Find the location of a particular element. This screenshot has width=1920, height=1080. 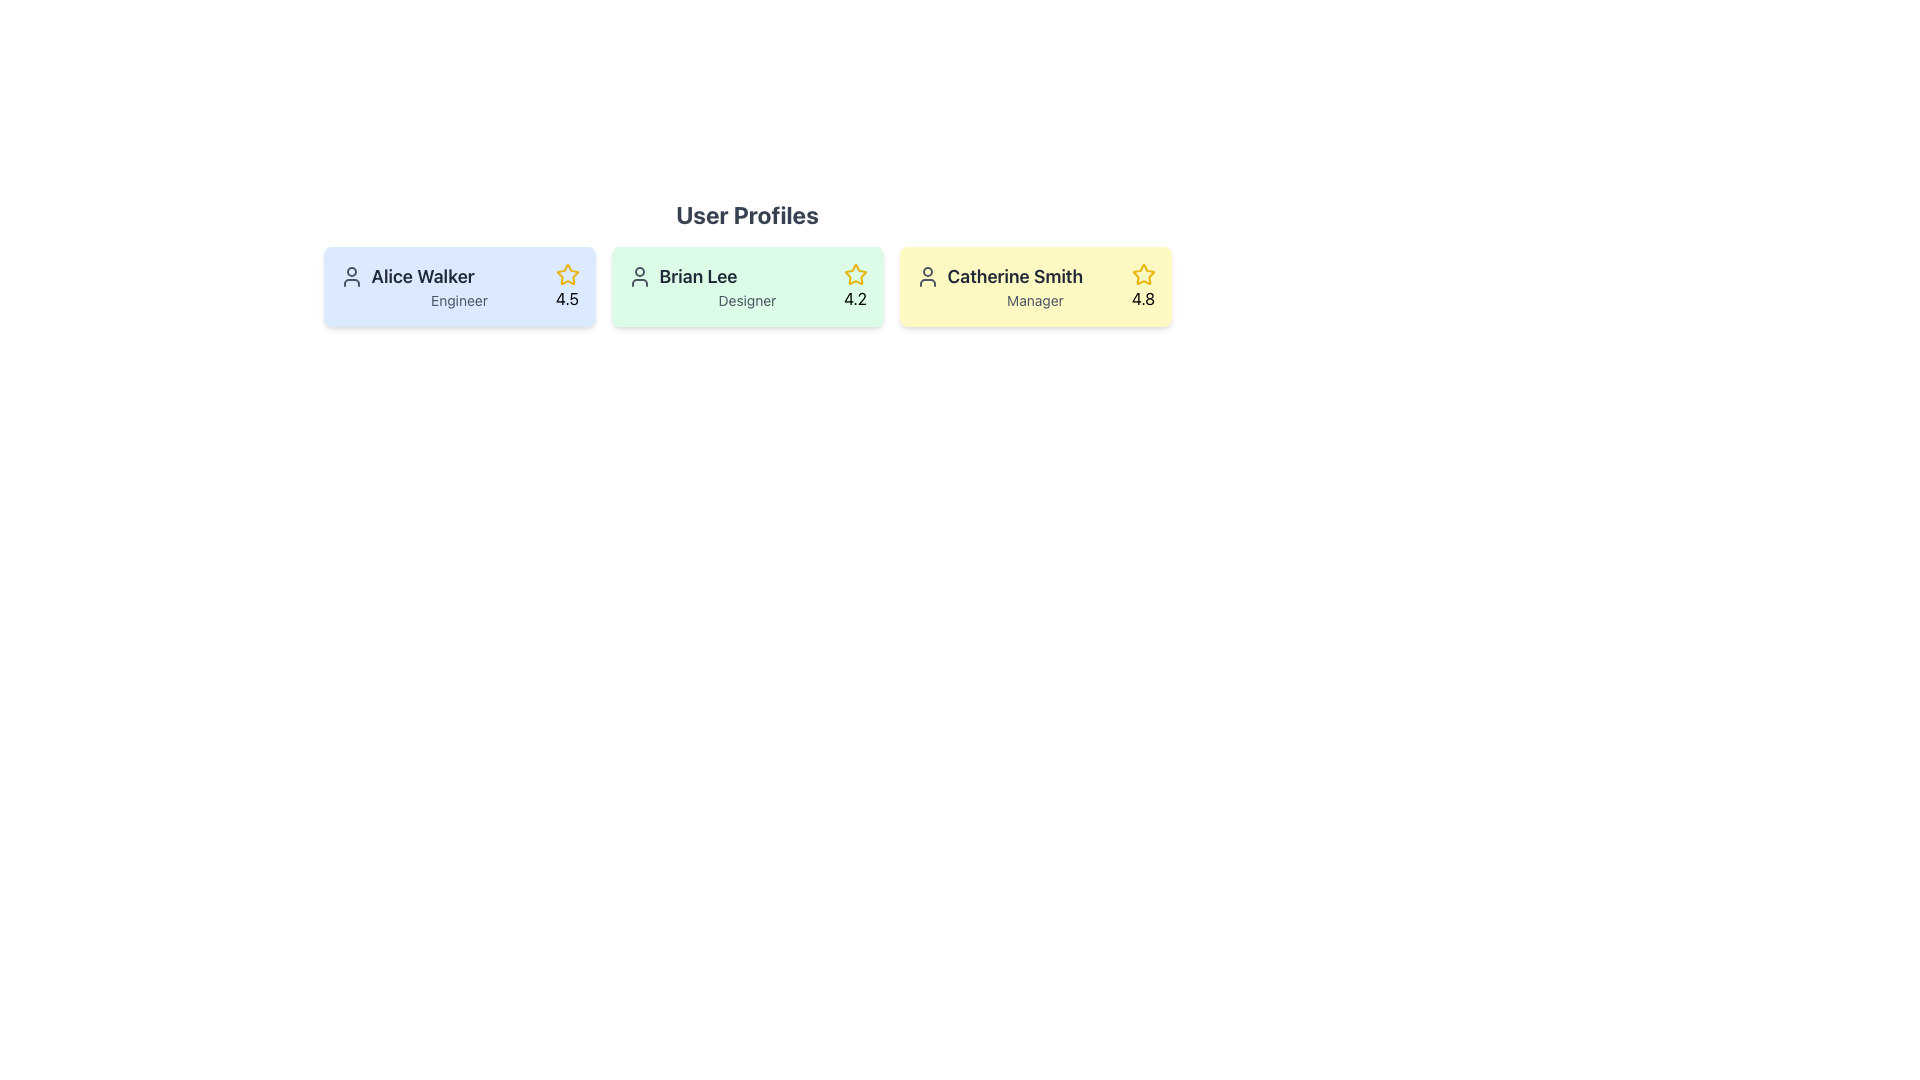

the text label displaying 'Manager' in small gray text, which is located below the name 'Catherine Smith' in the top-right yellow user profile card is located at coordinates (1035, 300).